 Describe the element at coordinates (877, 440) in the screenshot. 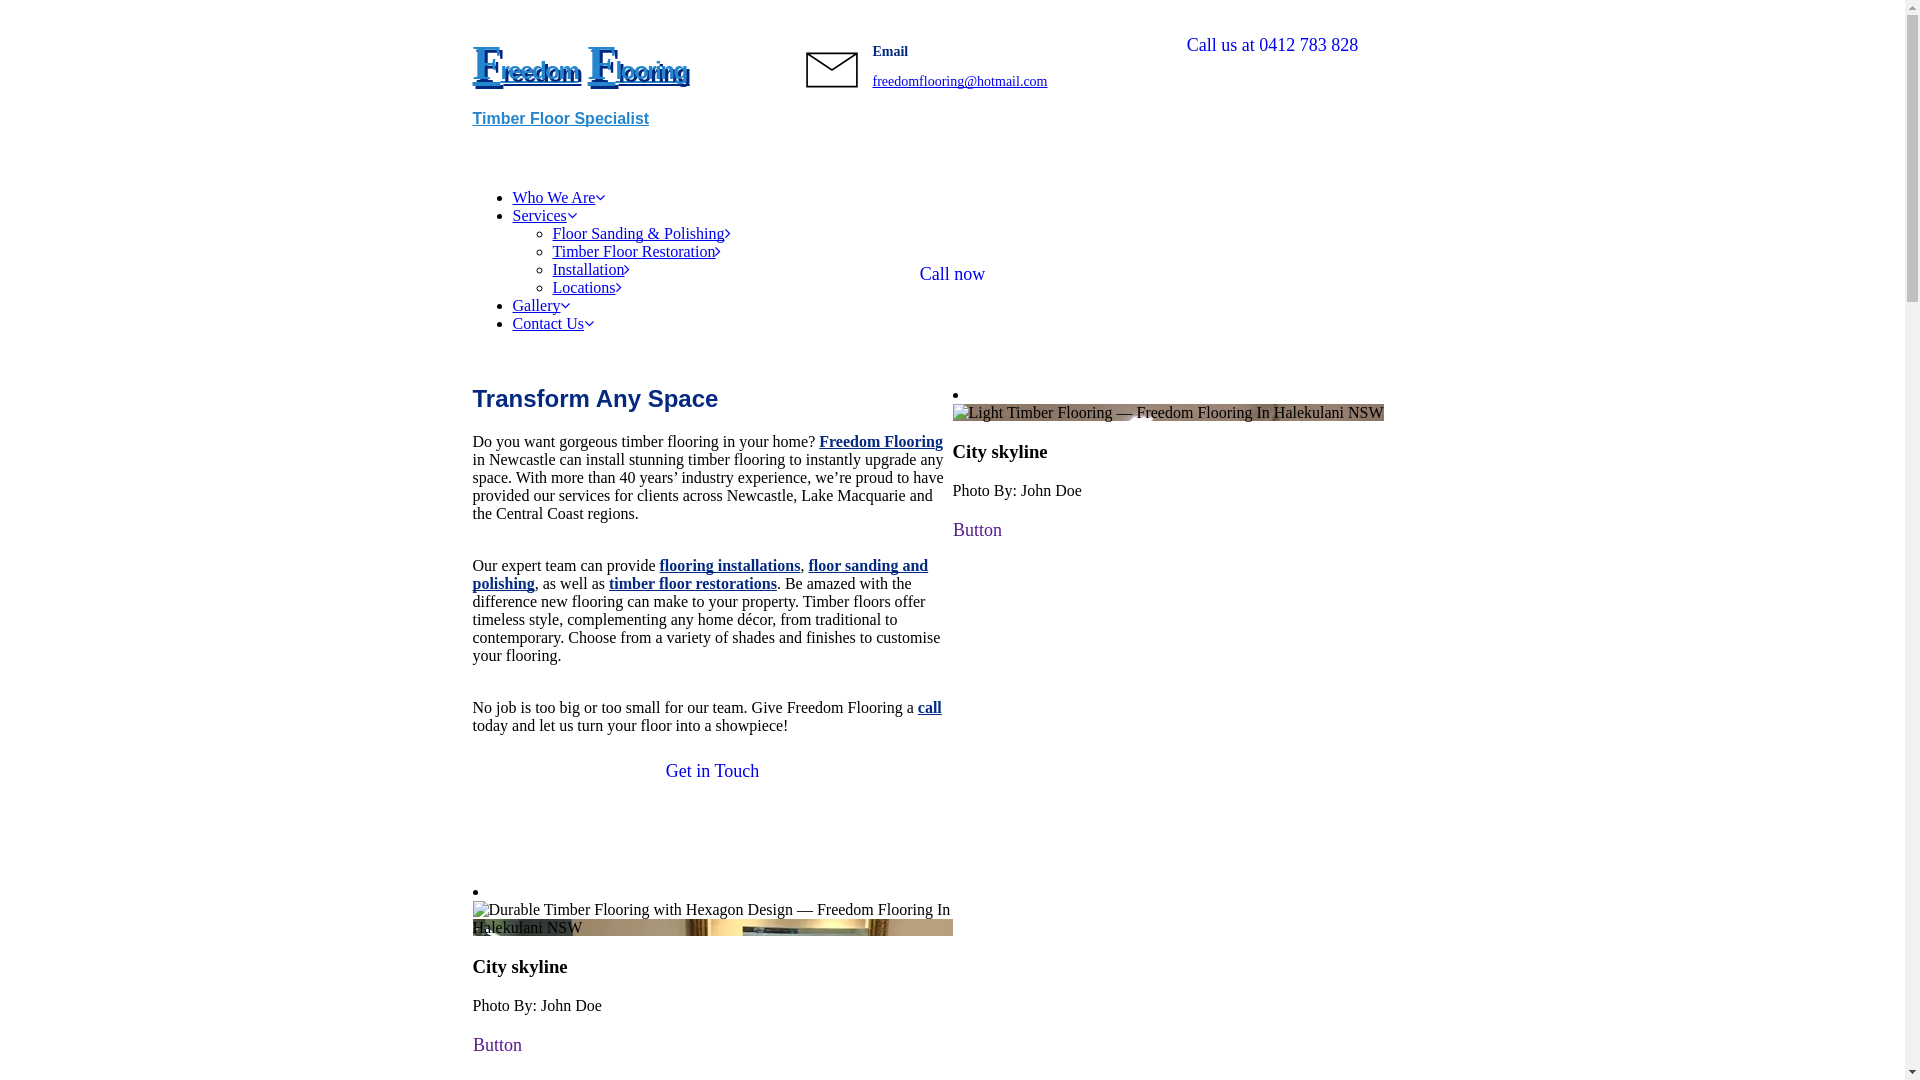

I see `'Freedom Floorin'` at that location.